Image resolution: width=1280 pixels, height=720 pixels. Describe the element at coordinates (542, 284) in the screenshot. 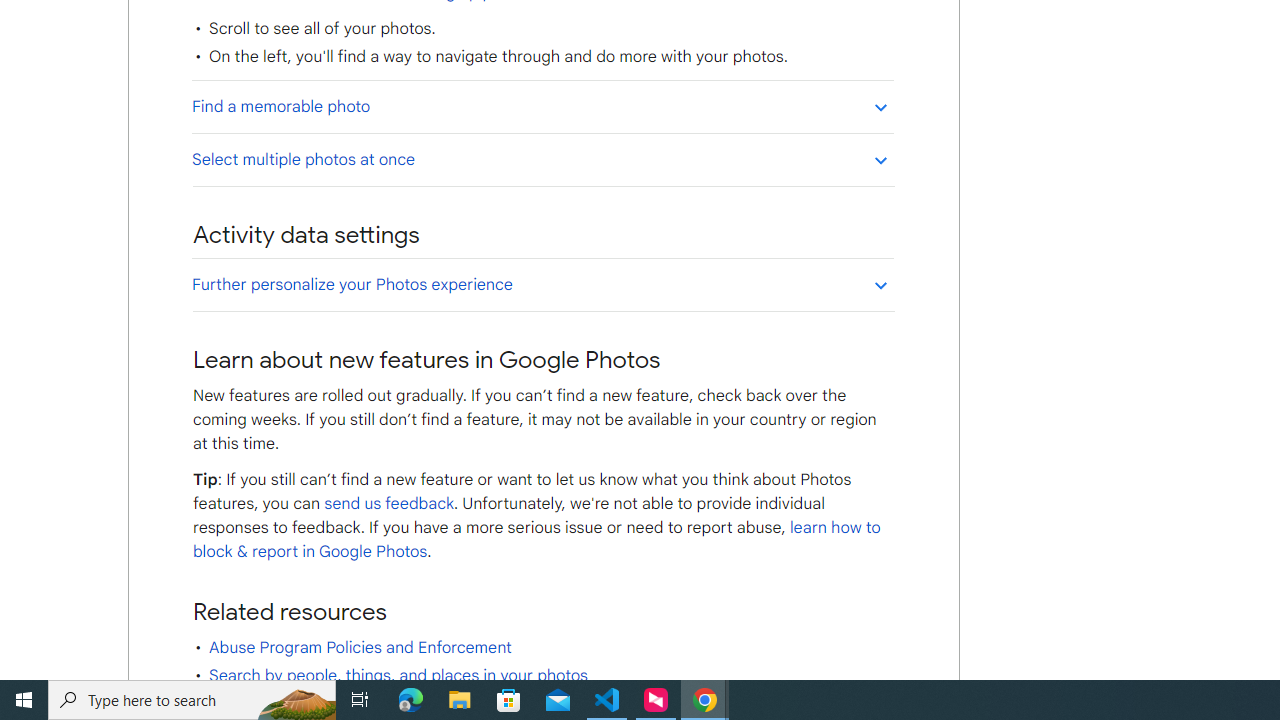

I see `'Further personalize your Photos experience'` at that location.